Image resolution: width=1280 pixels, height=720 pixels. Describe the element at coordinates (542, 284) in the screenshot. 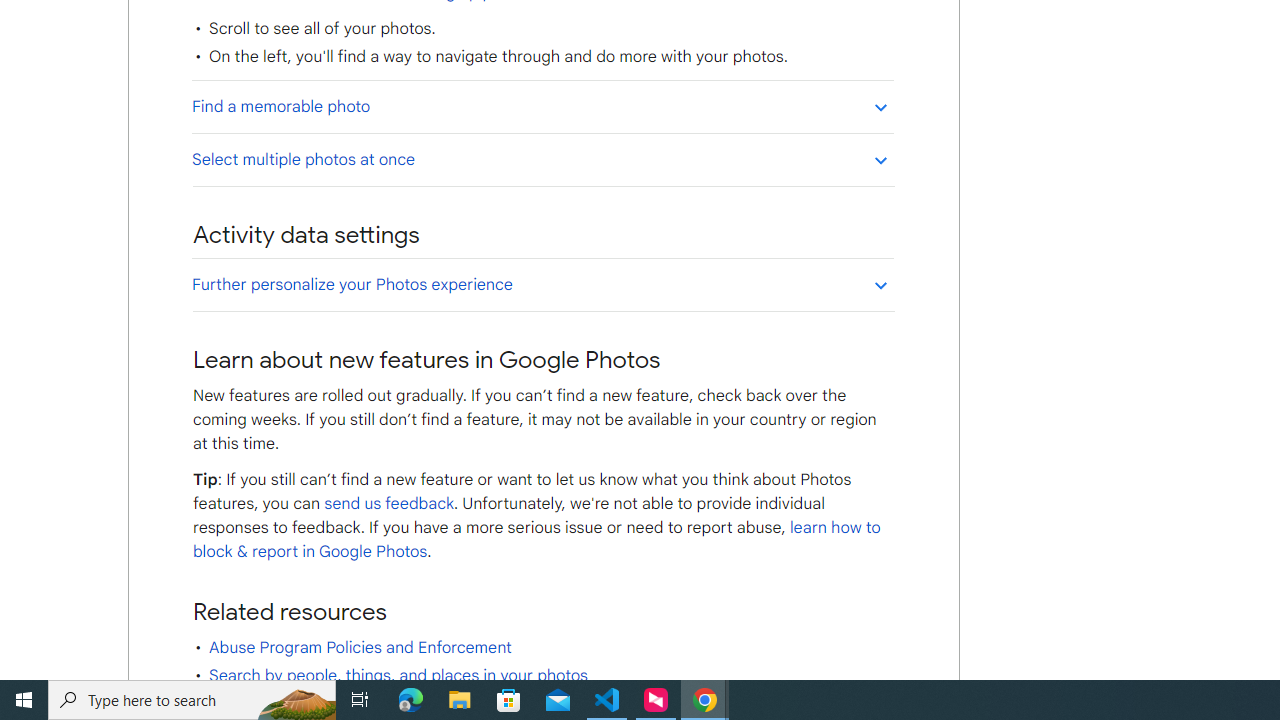

I see `'Further personalize your Photos experience'` at that location.